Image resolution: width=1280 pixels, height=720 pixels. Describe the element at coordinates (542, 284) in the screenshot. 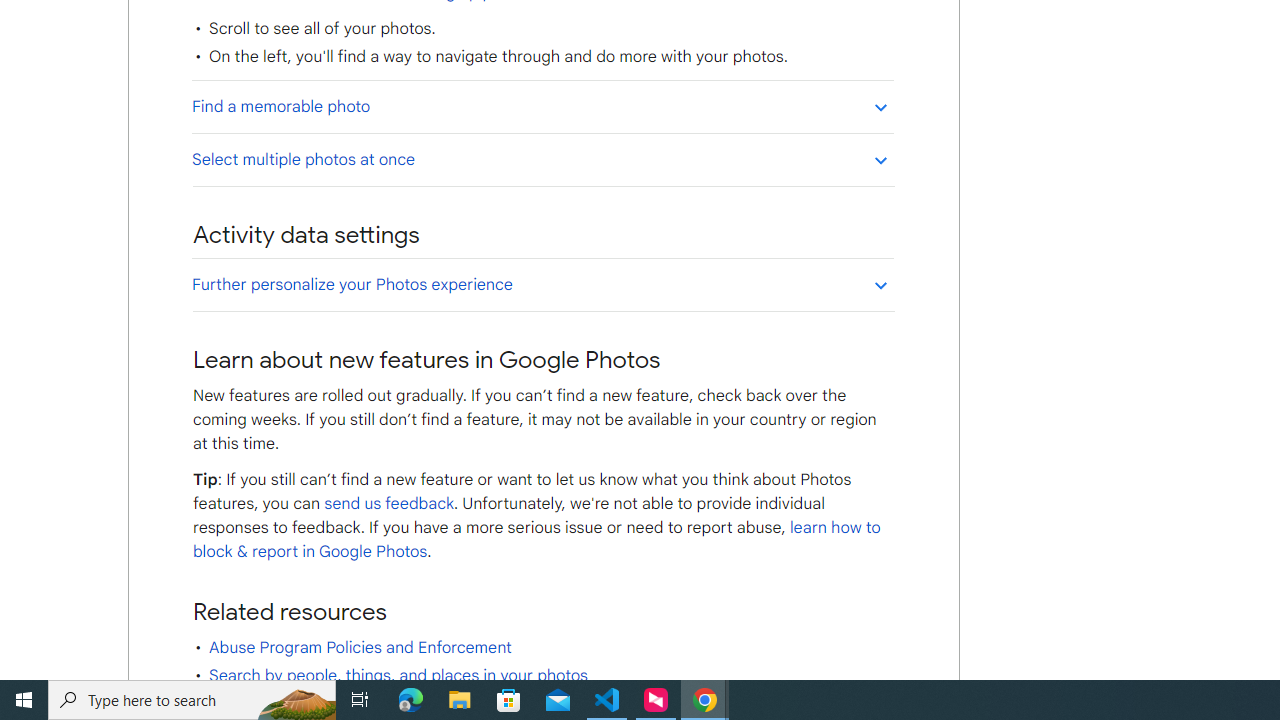

I see `'Further personalize your Photos experience'` at that location.